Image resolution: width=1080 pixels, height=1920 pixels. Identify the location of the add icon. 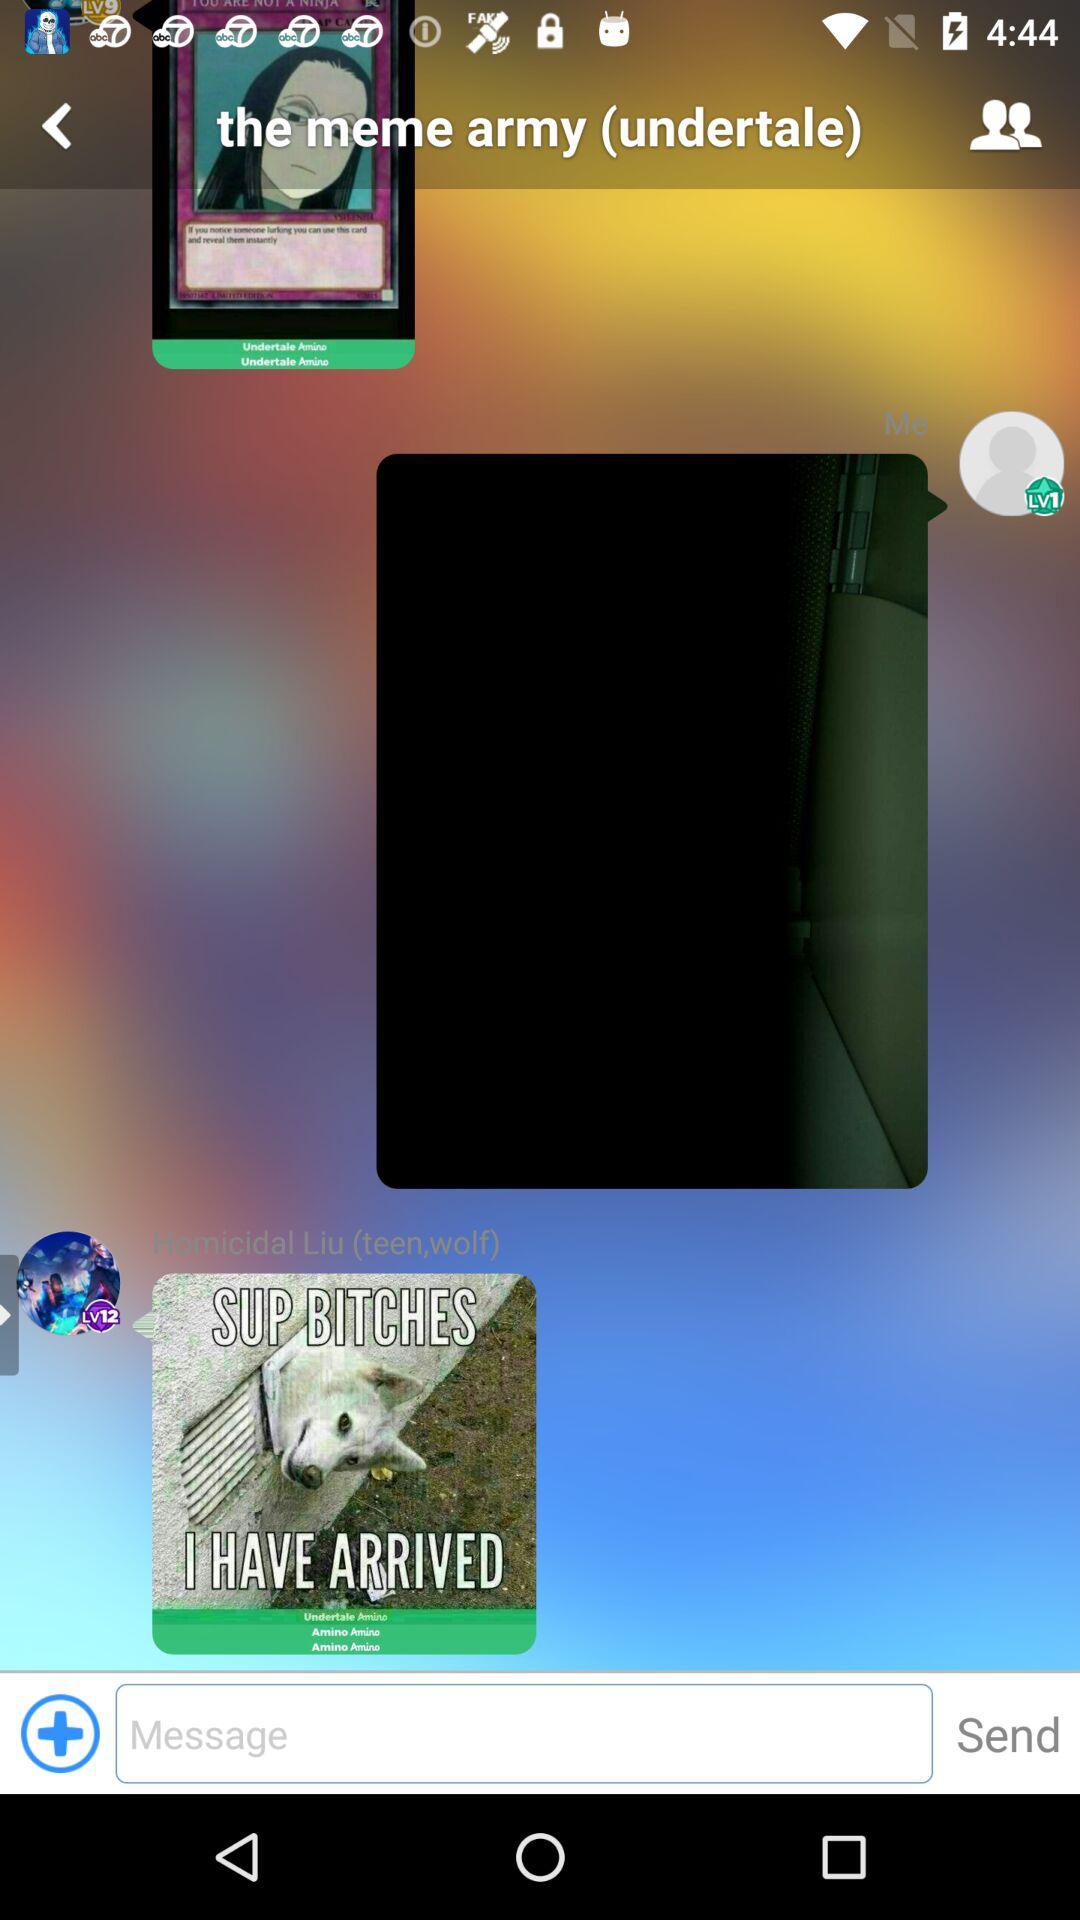
(59, 1732).